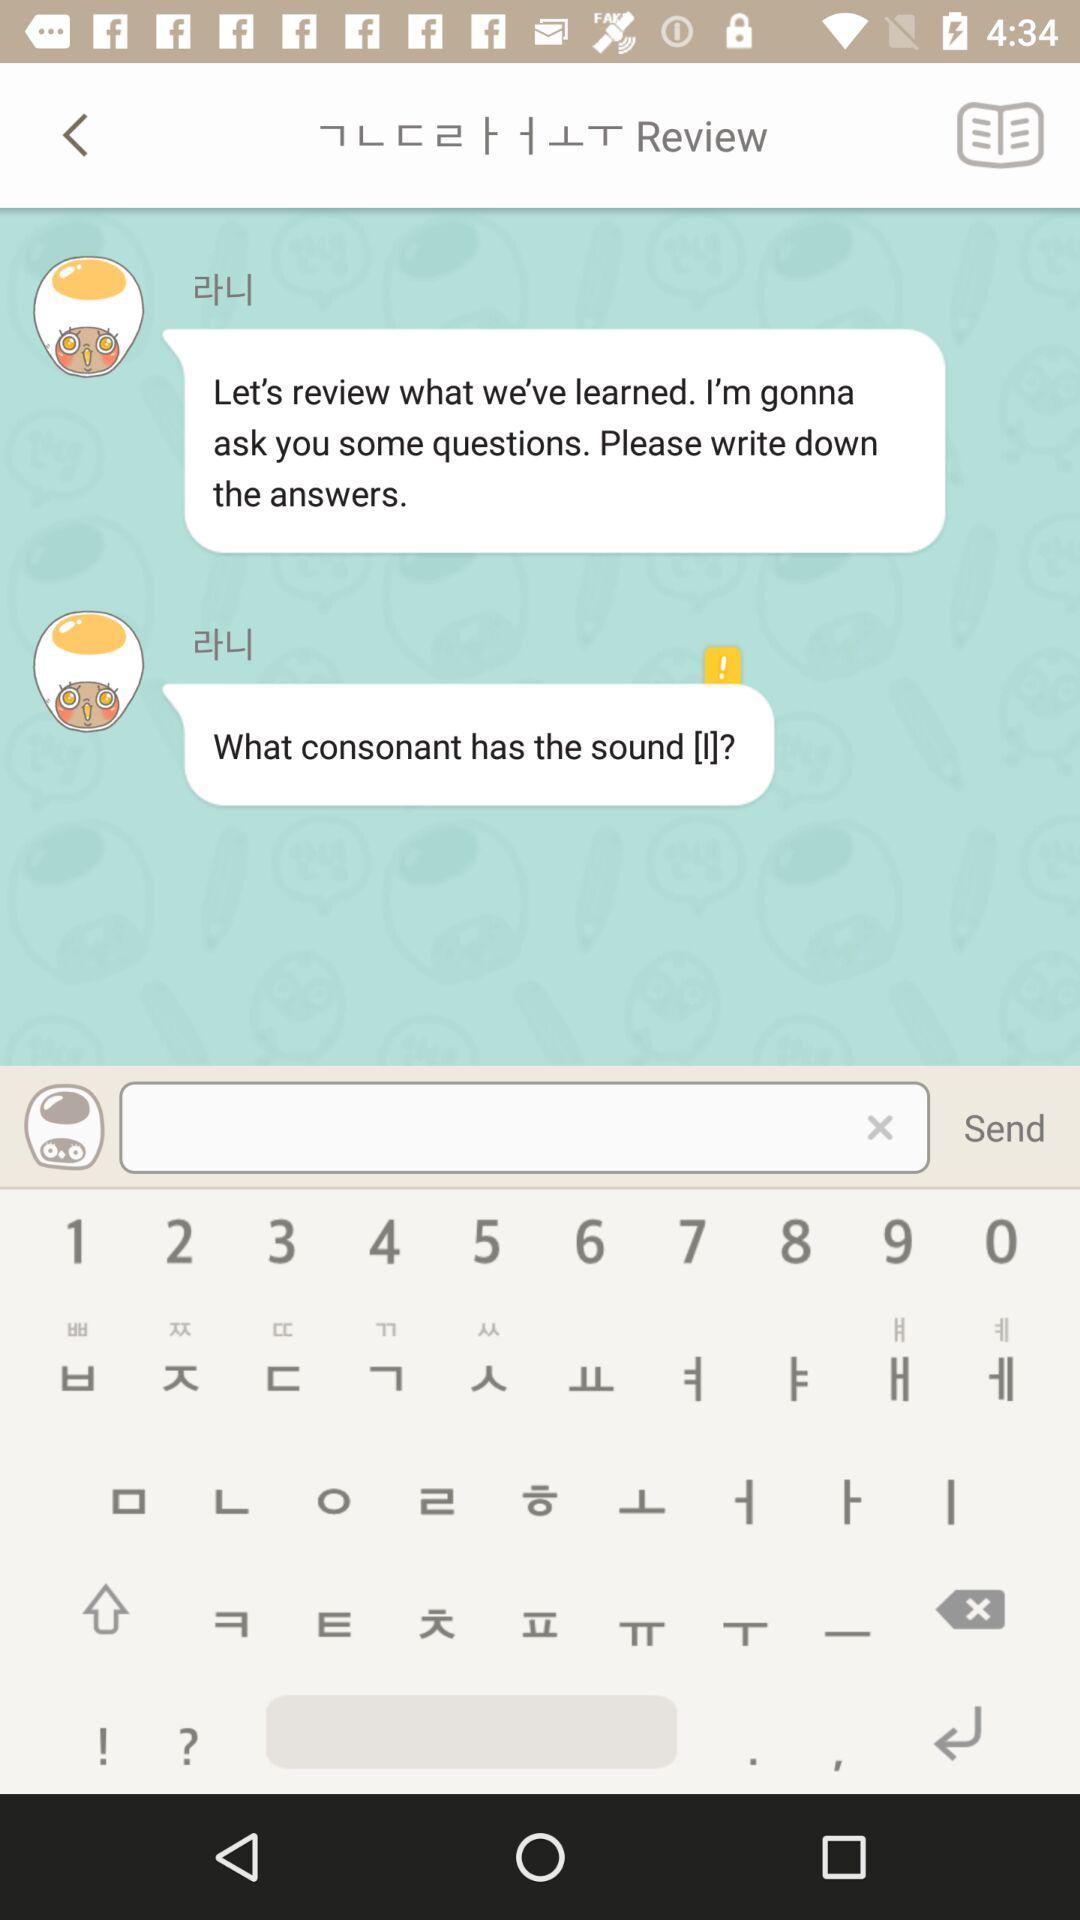 The image size is (1080, 1920). Describe the element at coordinates (590, 1362) in the screenshot. I see `the font icon` at that location.